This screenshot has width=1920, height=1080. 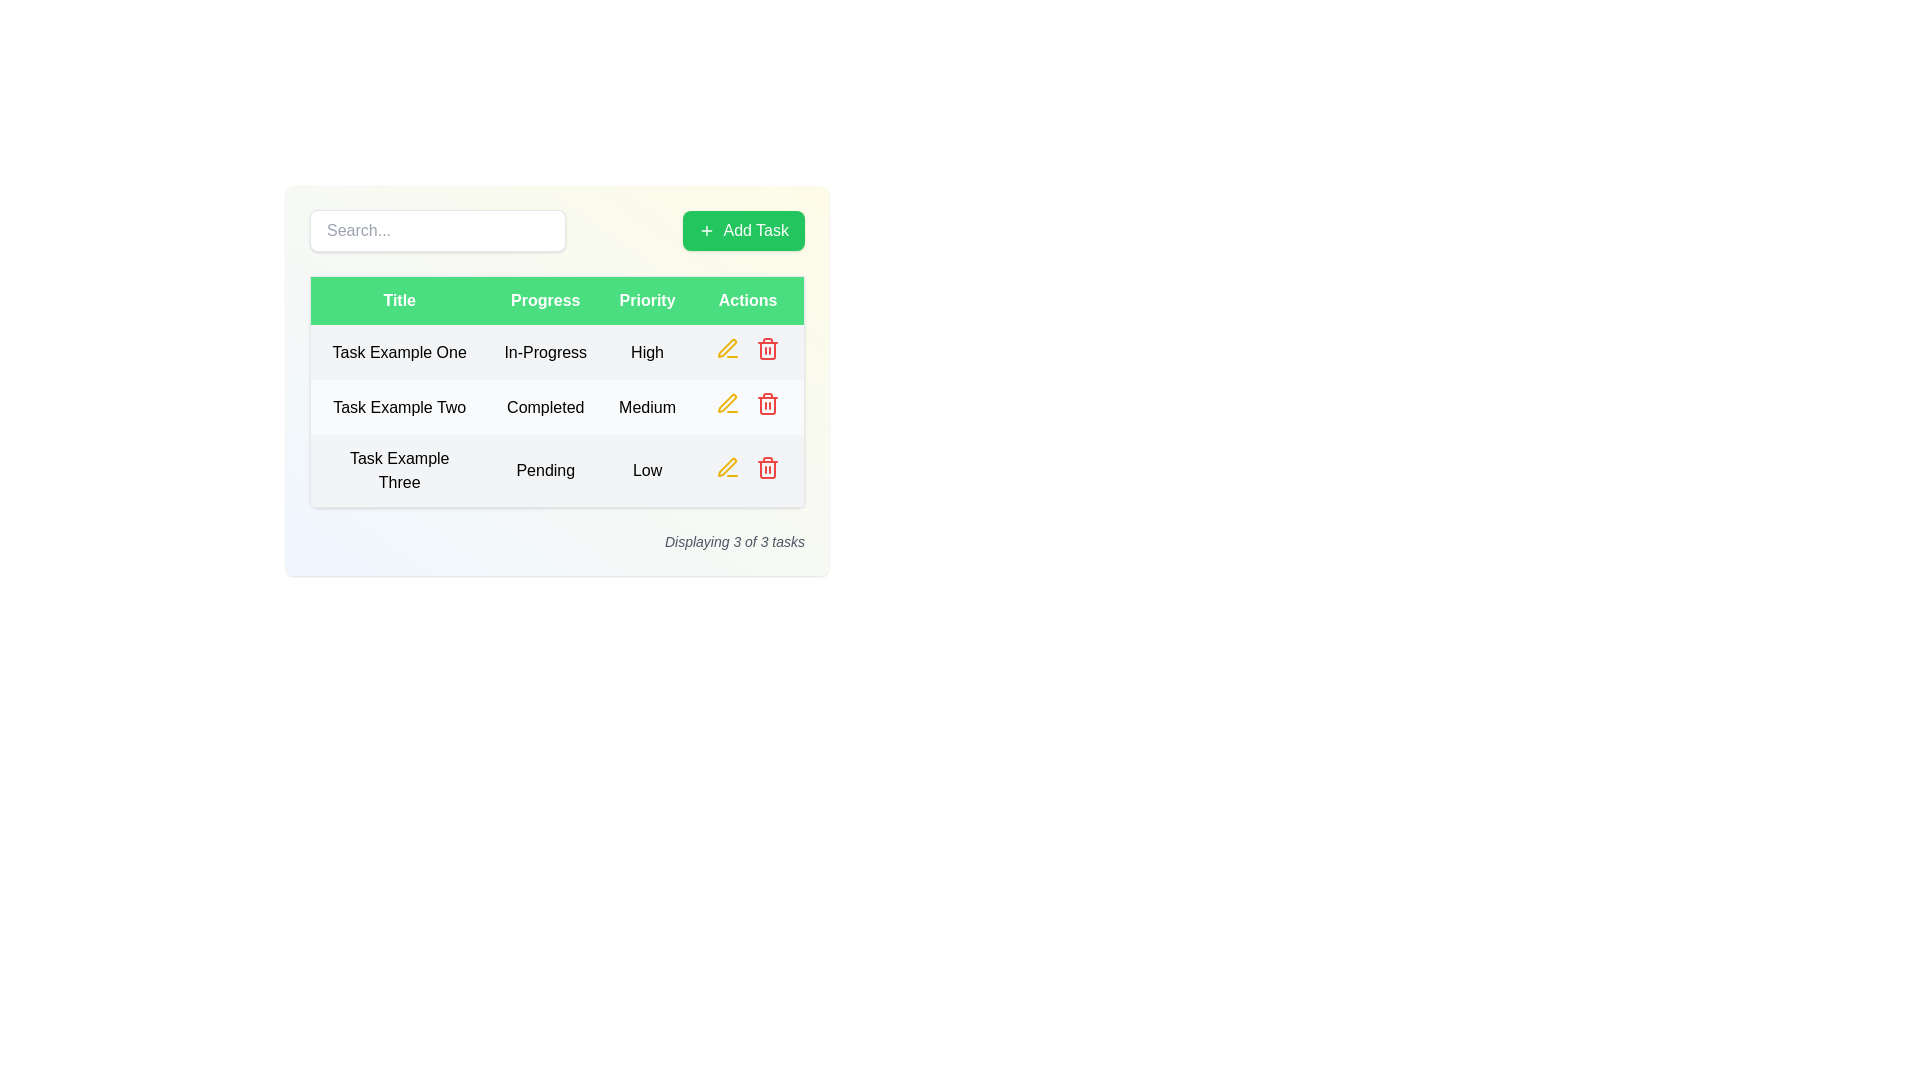 What do you see at coordinates (726, 347) in the screenshot?
I see `the pen icon in the 'Actions' column of the second row` at bounding box center [726, 347].